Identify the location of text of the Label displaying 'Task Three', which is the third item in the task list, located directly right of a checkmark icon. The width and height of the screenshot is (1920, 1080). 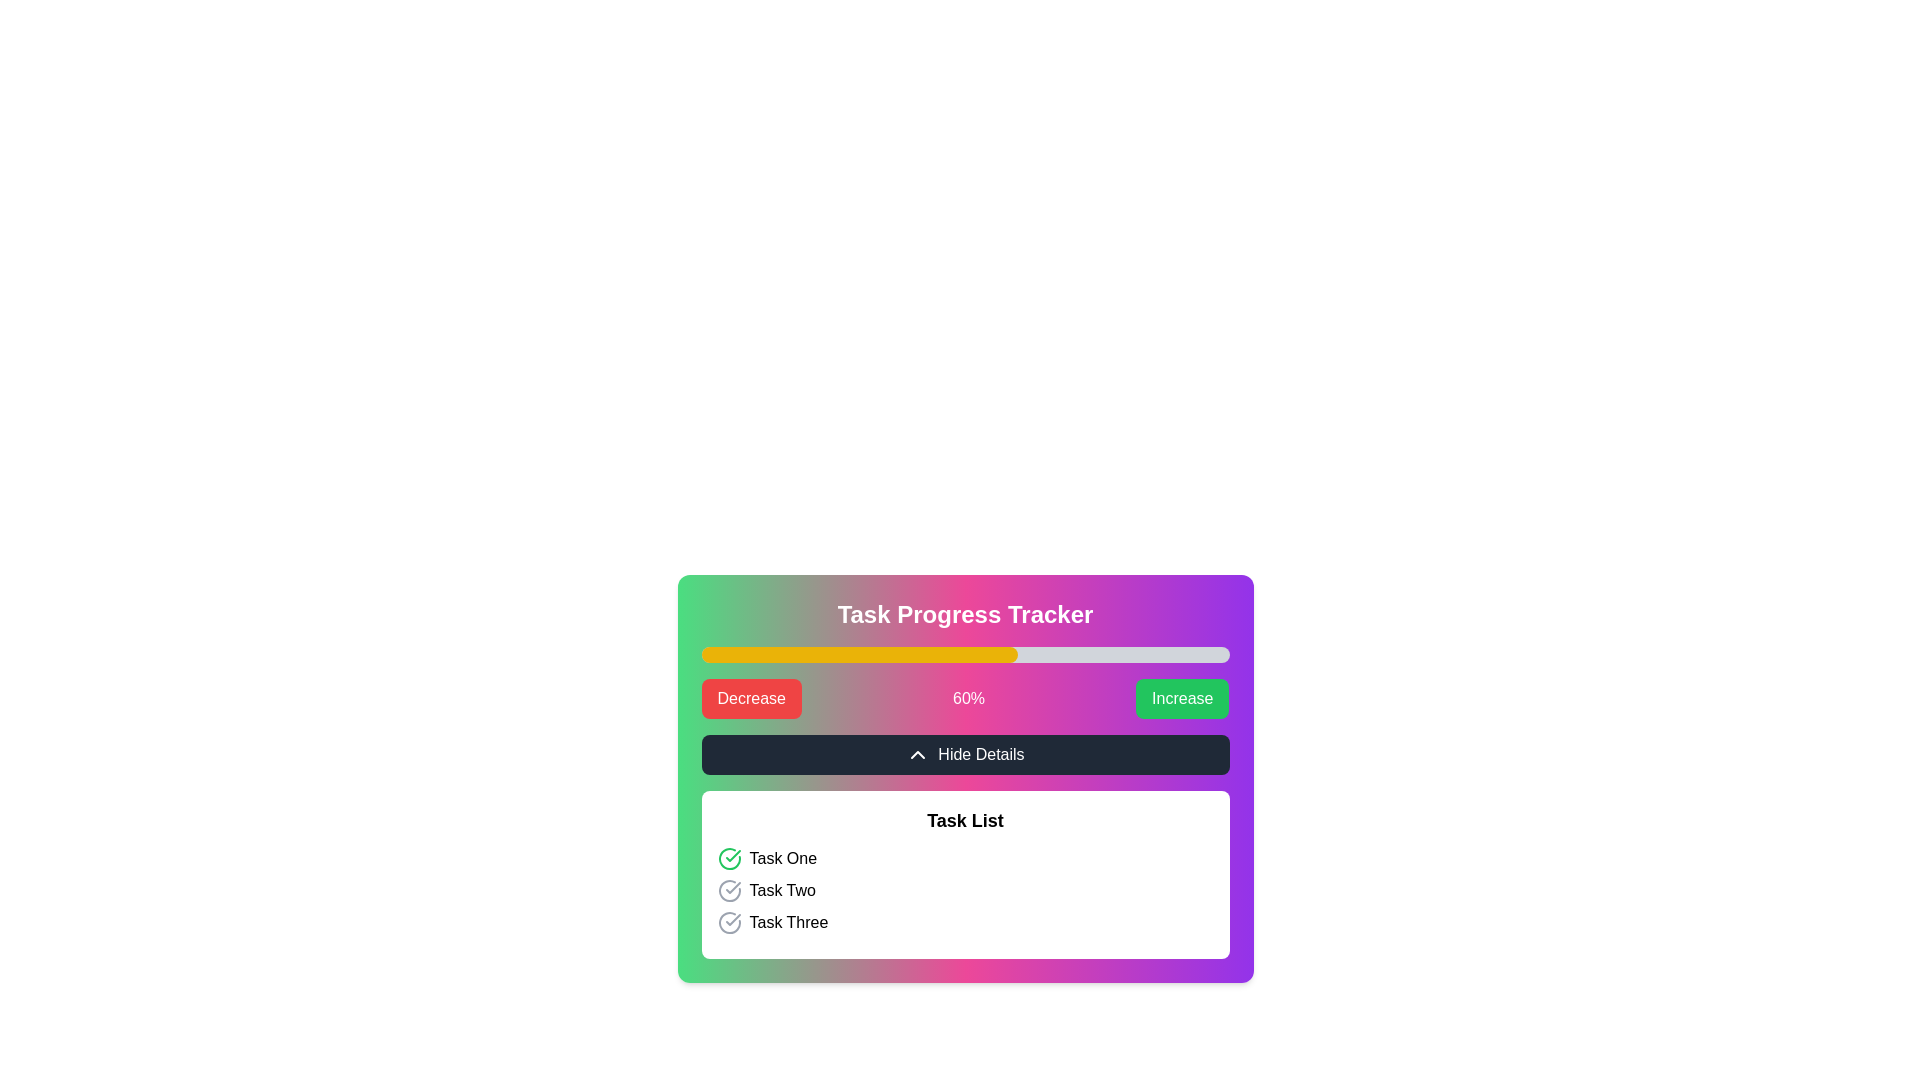
(787, 922).